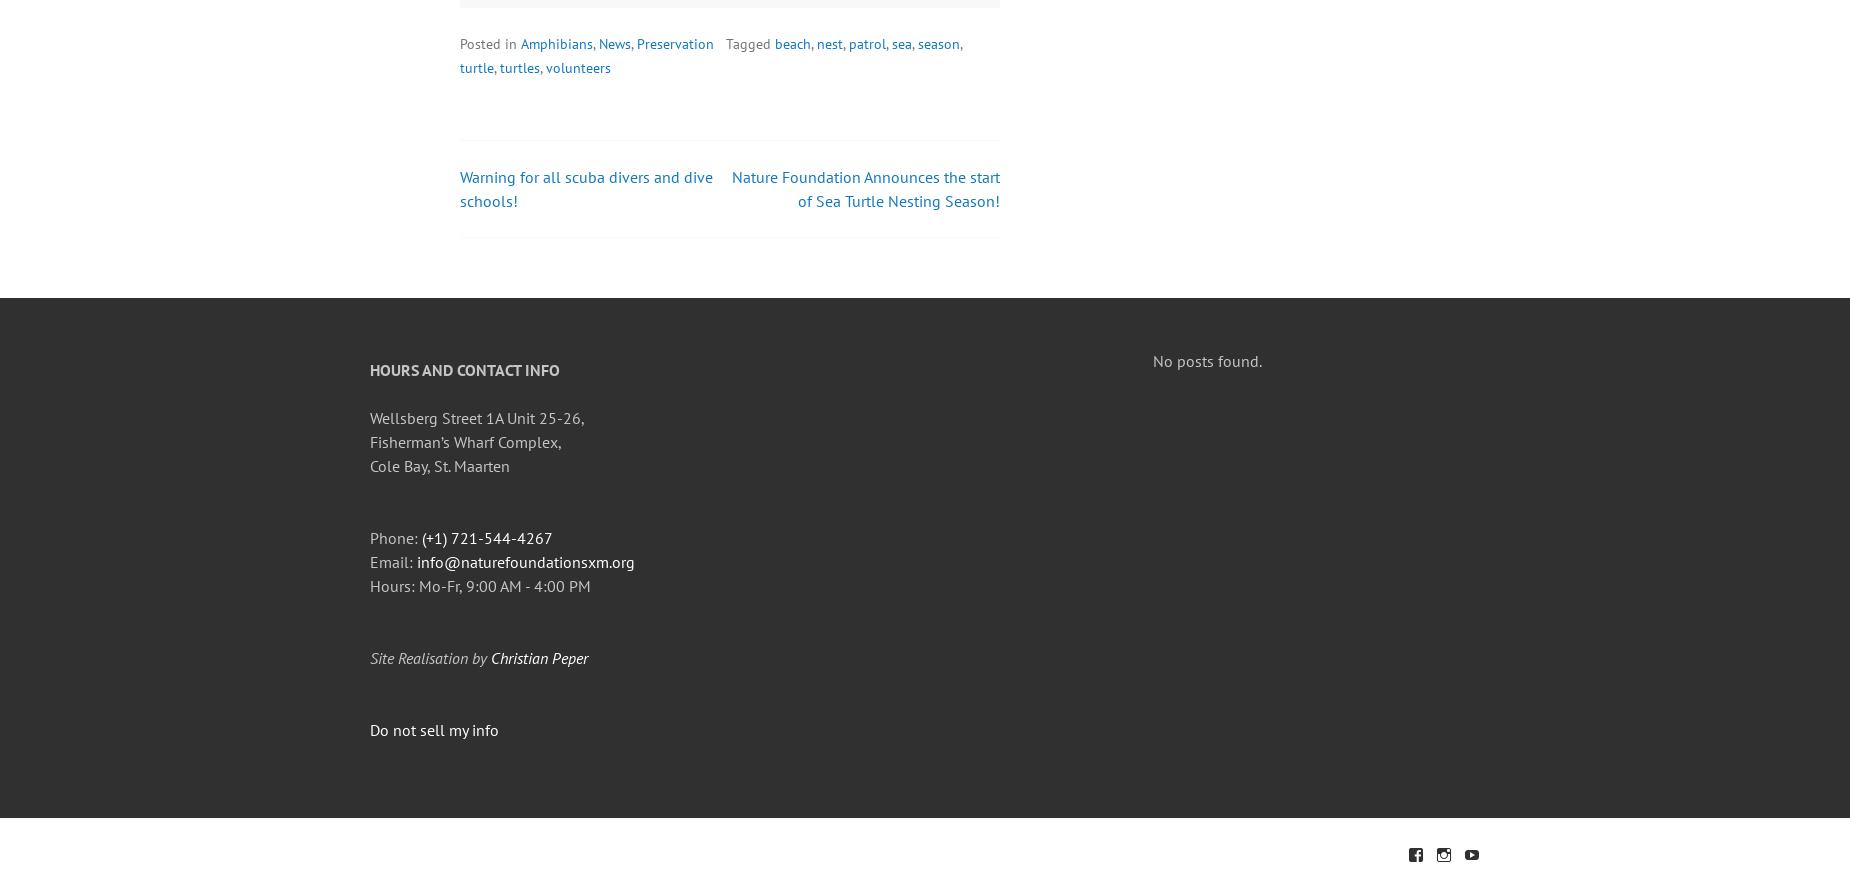 The height and width of the screenshot is (887, 1850). What do you see at coordinates (392, 561) in the screenshot?
I see `'Email:'` at bounding box center [392, 561].